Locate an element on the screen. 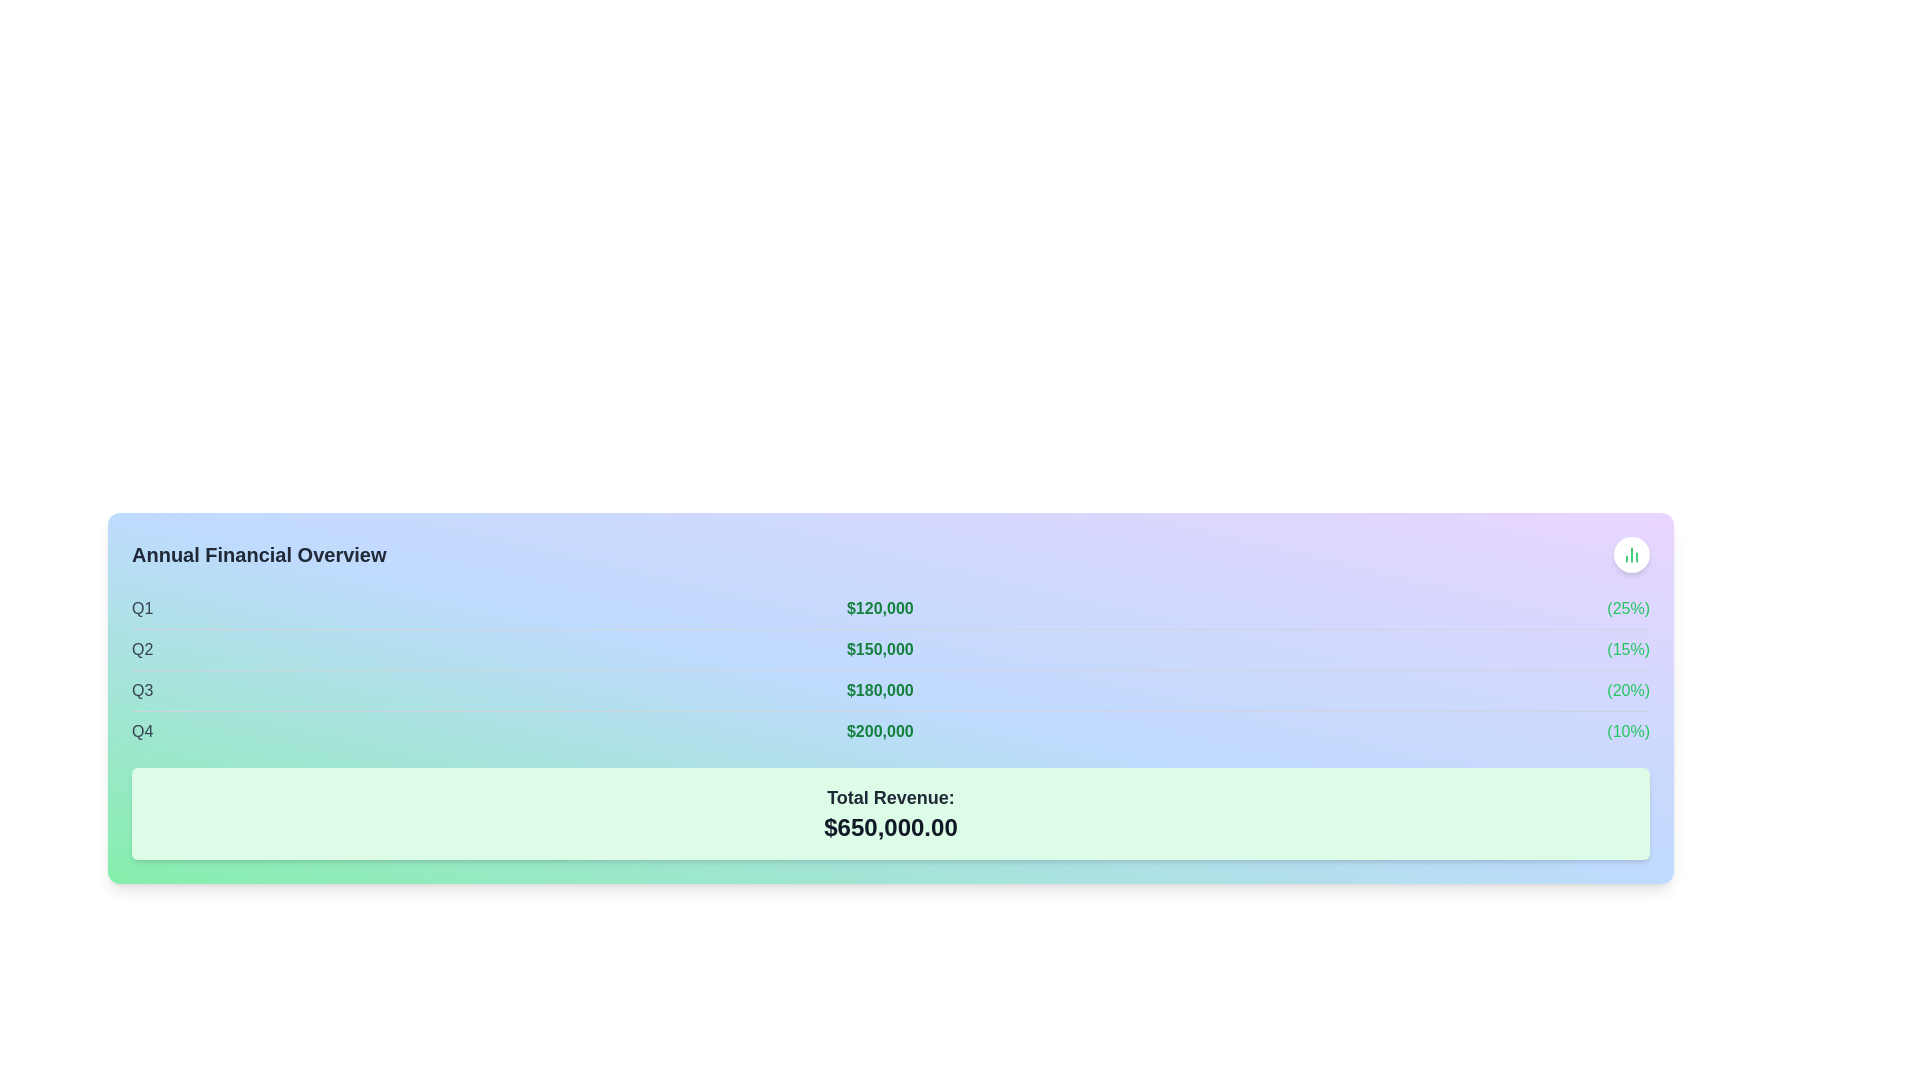  the Text label that displays the percentage growth or allocation associated with the "$150,000" revenue of Q2 in the financial overview table, located in the second row and to the far right of the row is located at coordinates (1628, 650).